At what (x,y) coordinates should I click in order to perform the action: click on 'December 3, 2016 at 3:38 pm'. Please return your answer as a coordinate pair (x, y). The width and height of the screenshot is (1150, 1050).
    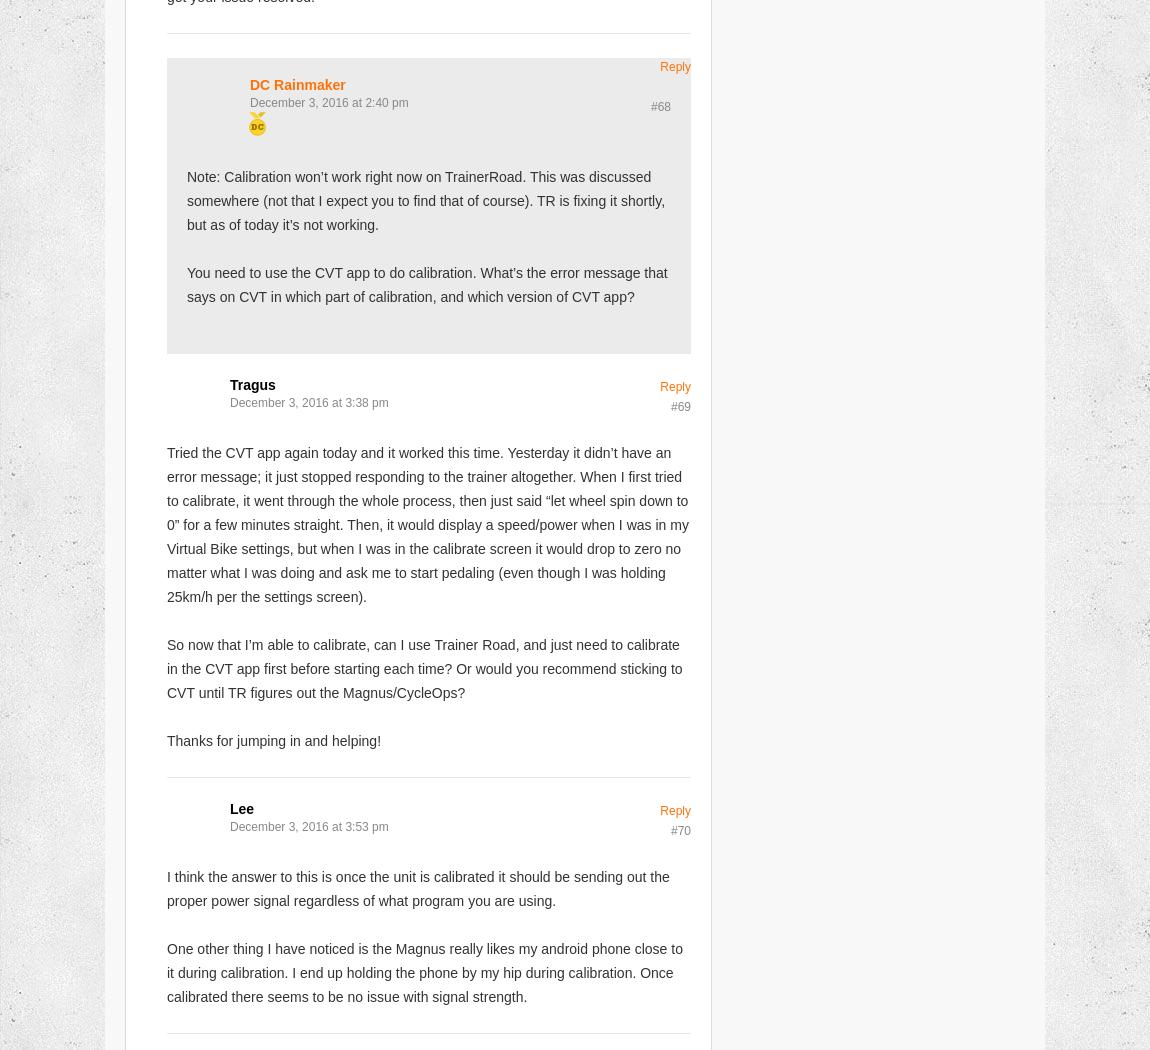
    Looking at the image, I should click on (309, 402).